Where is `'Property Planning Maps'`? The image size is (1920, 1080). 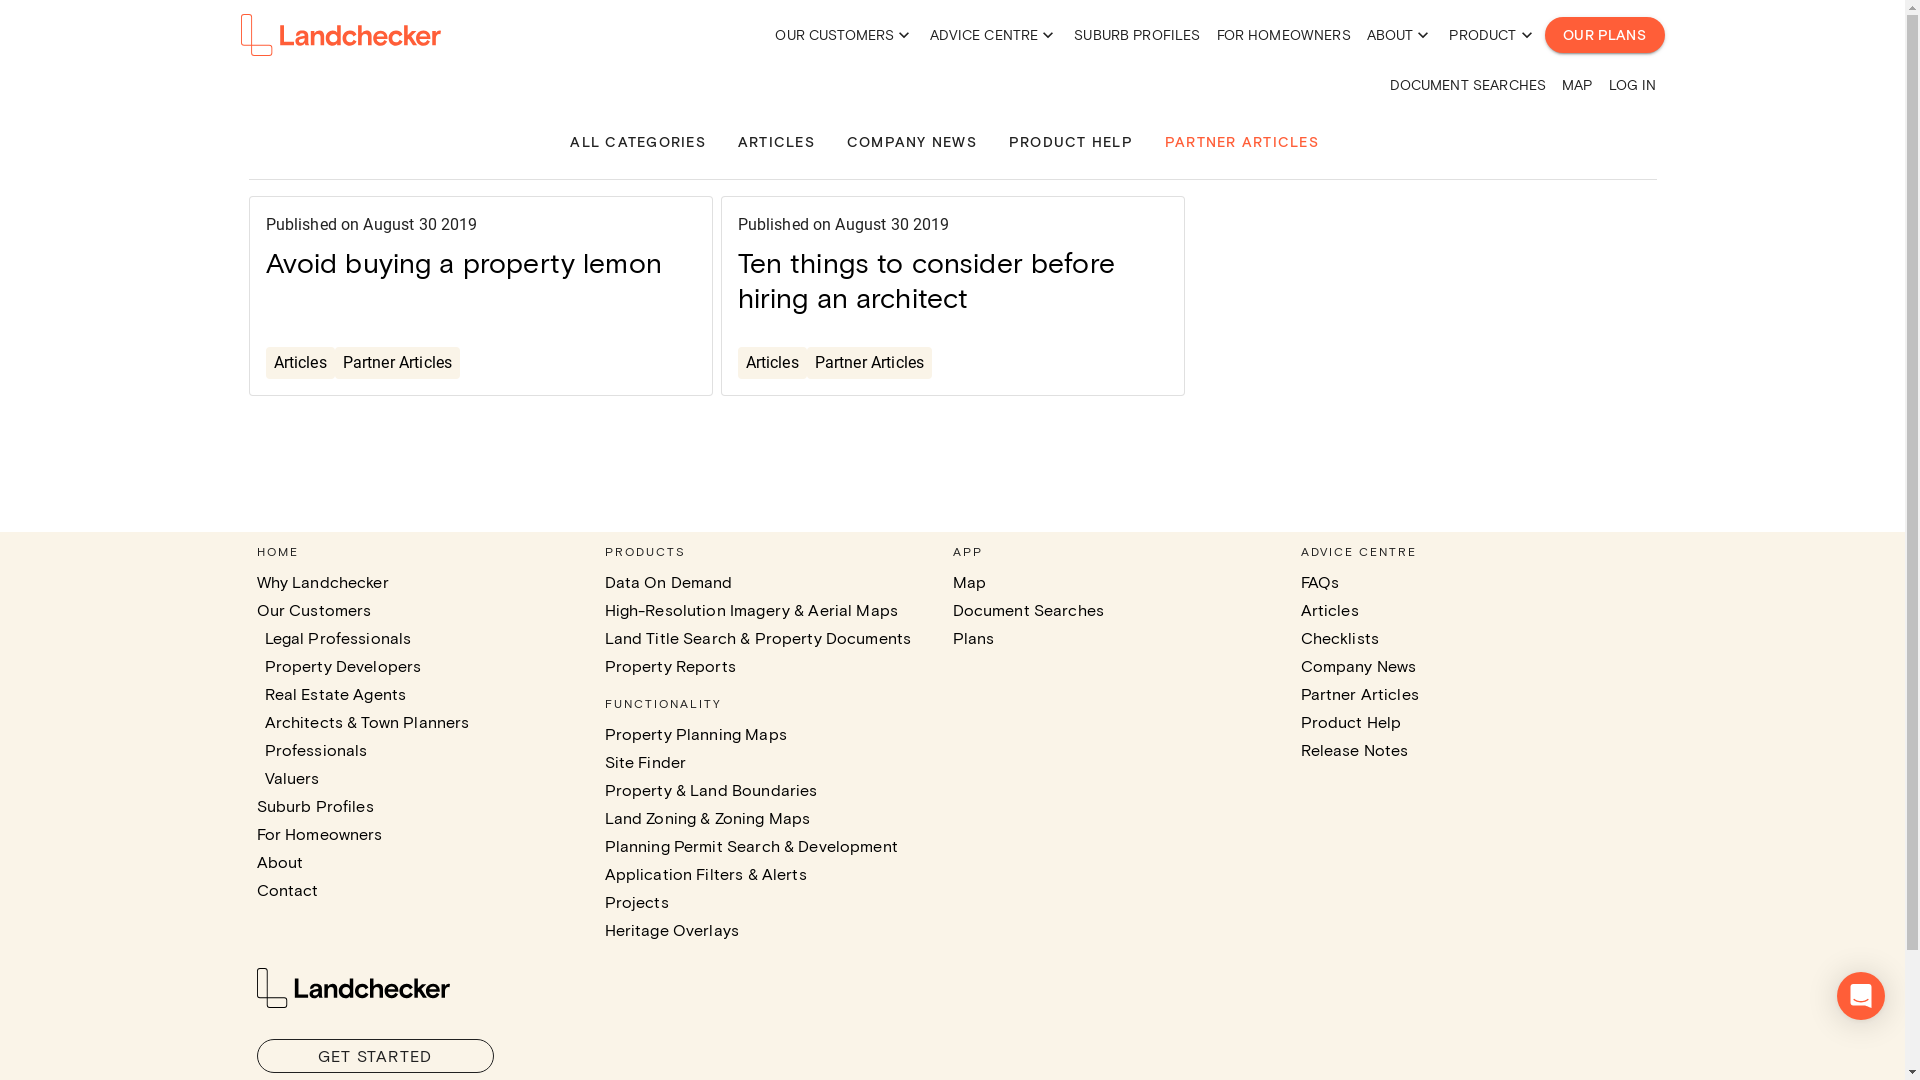
'Property Planning Maps' is located at coordinates (695, 734).